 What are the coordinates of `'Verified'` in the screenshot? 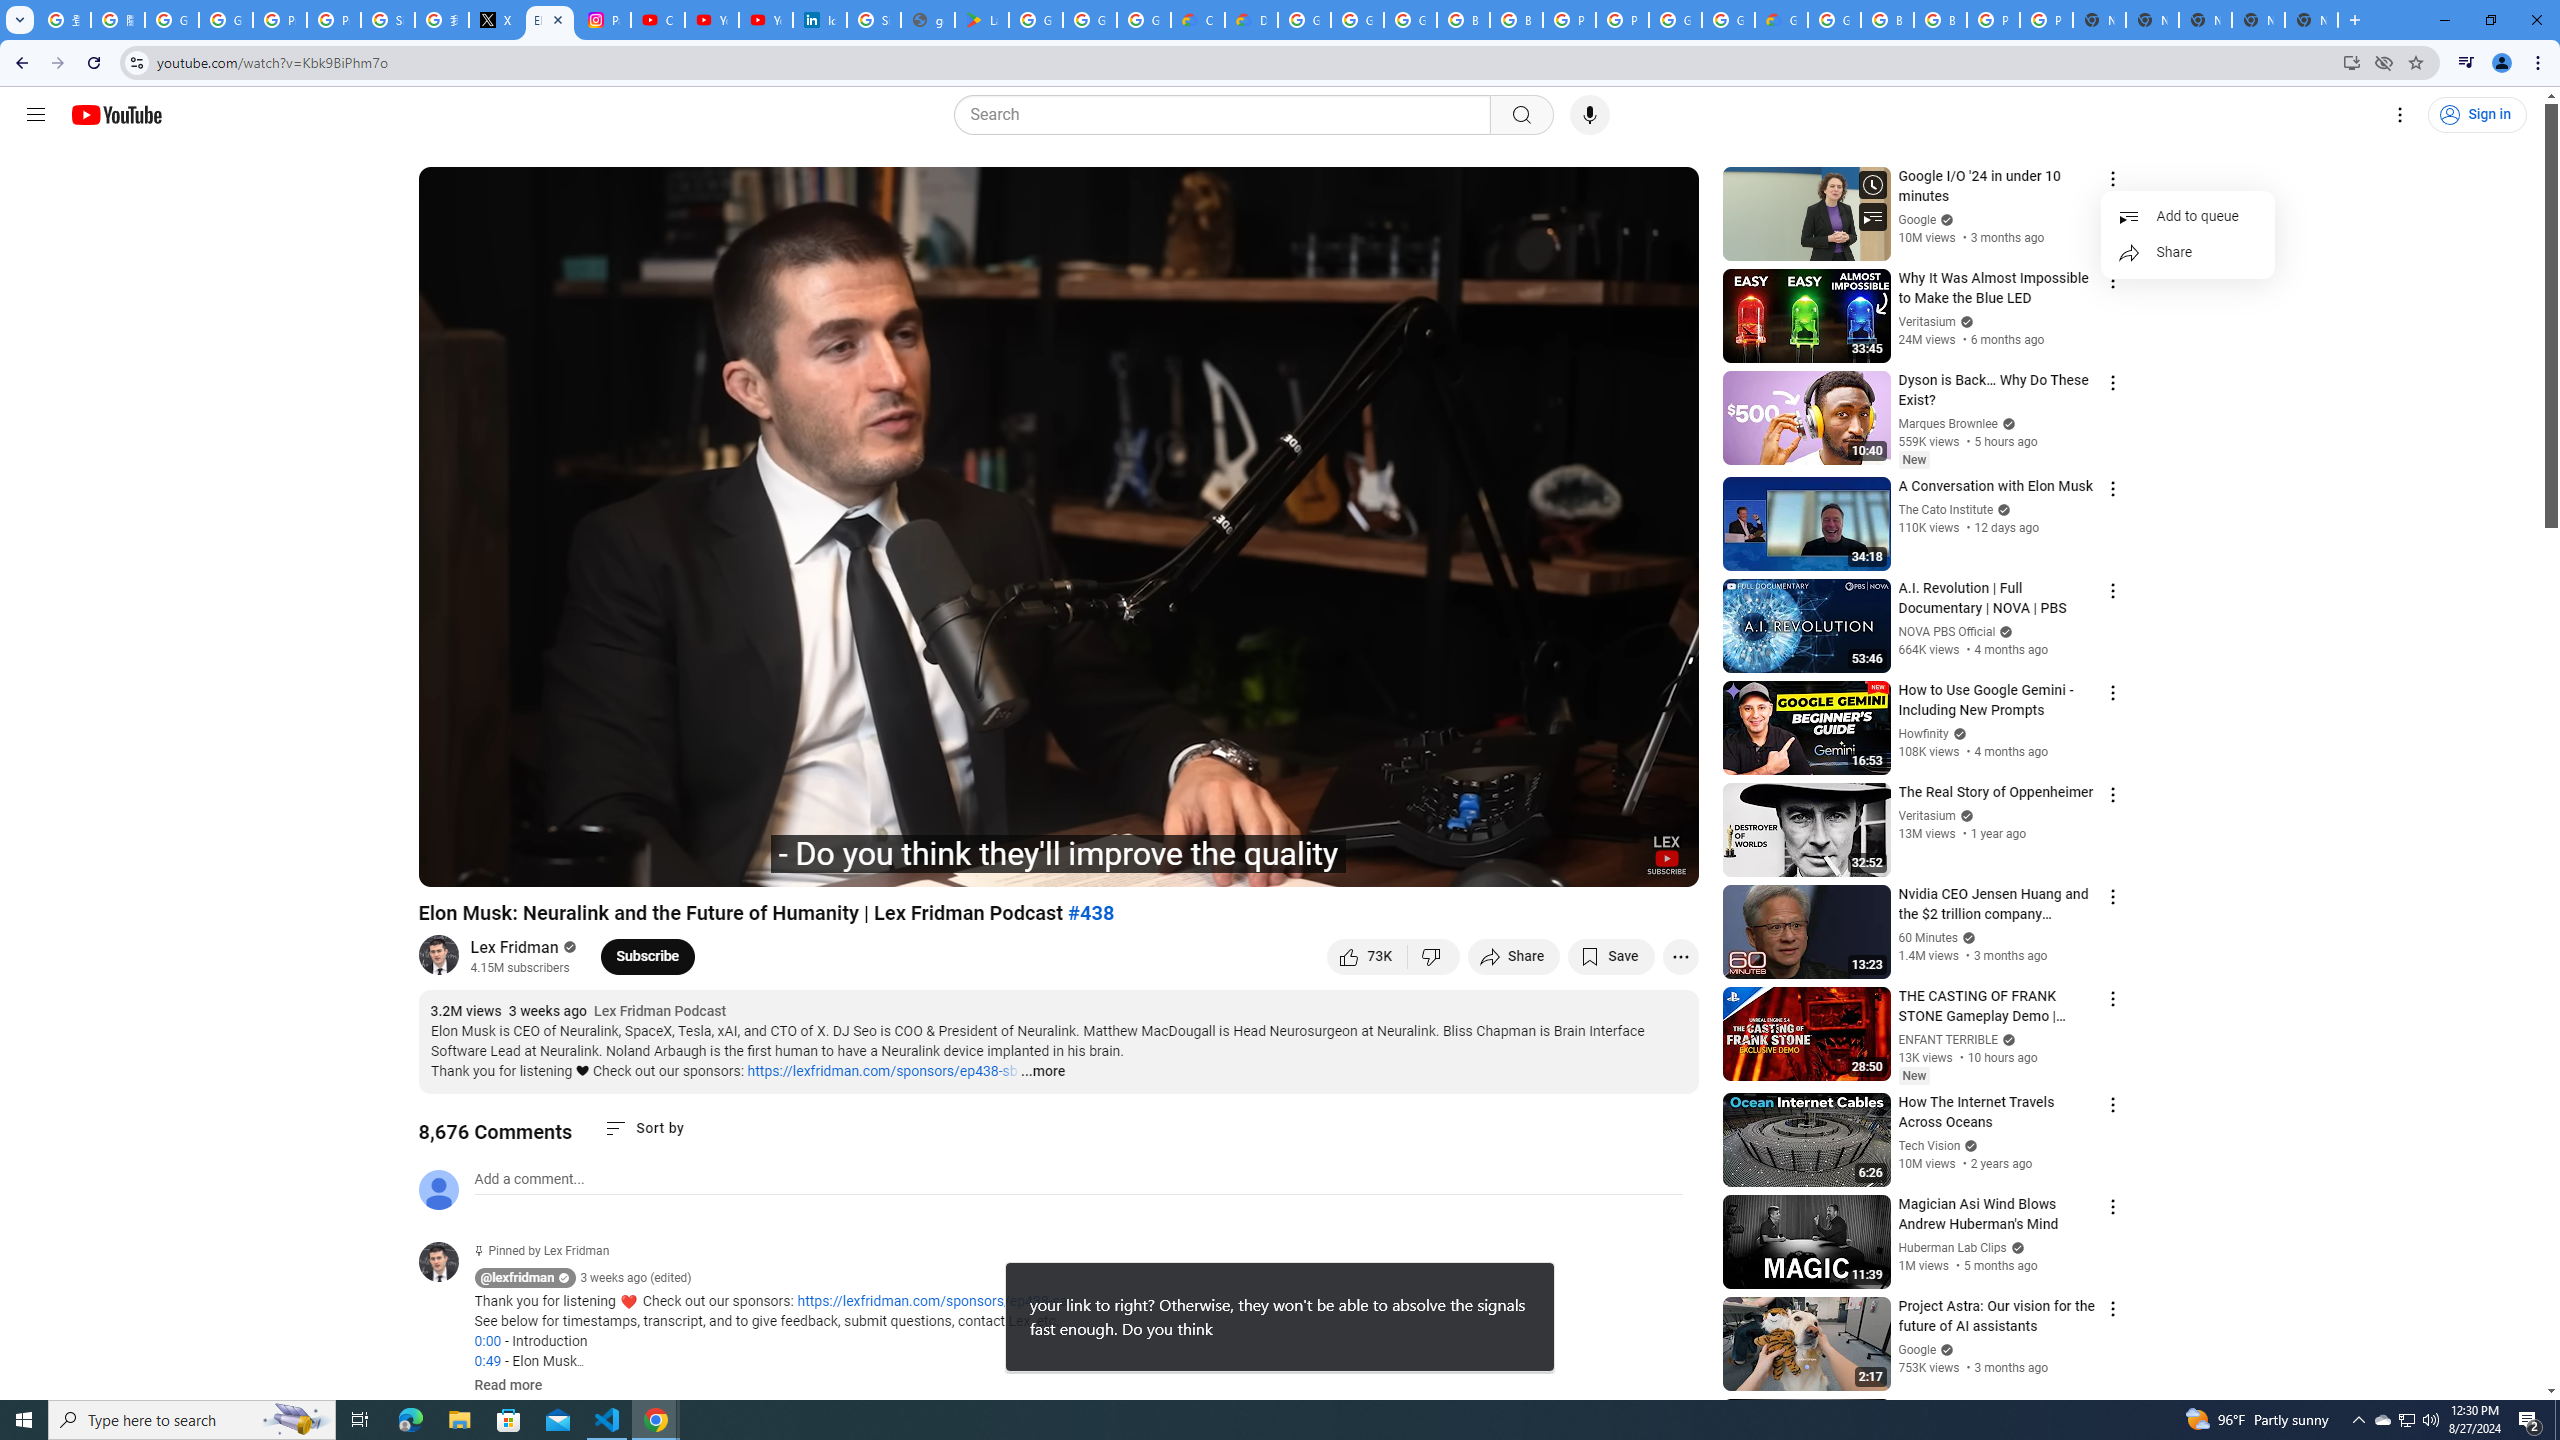 It's located at (1944, 1348).